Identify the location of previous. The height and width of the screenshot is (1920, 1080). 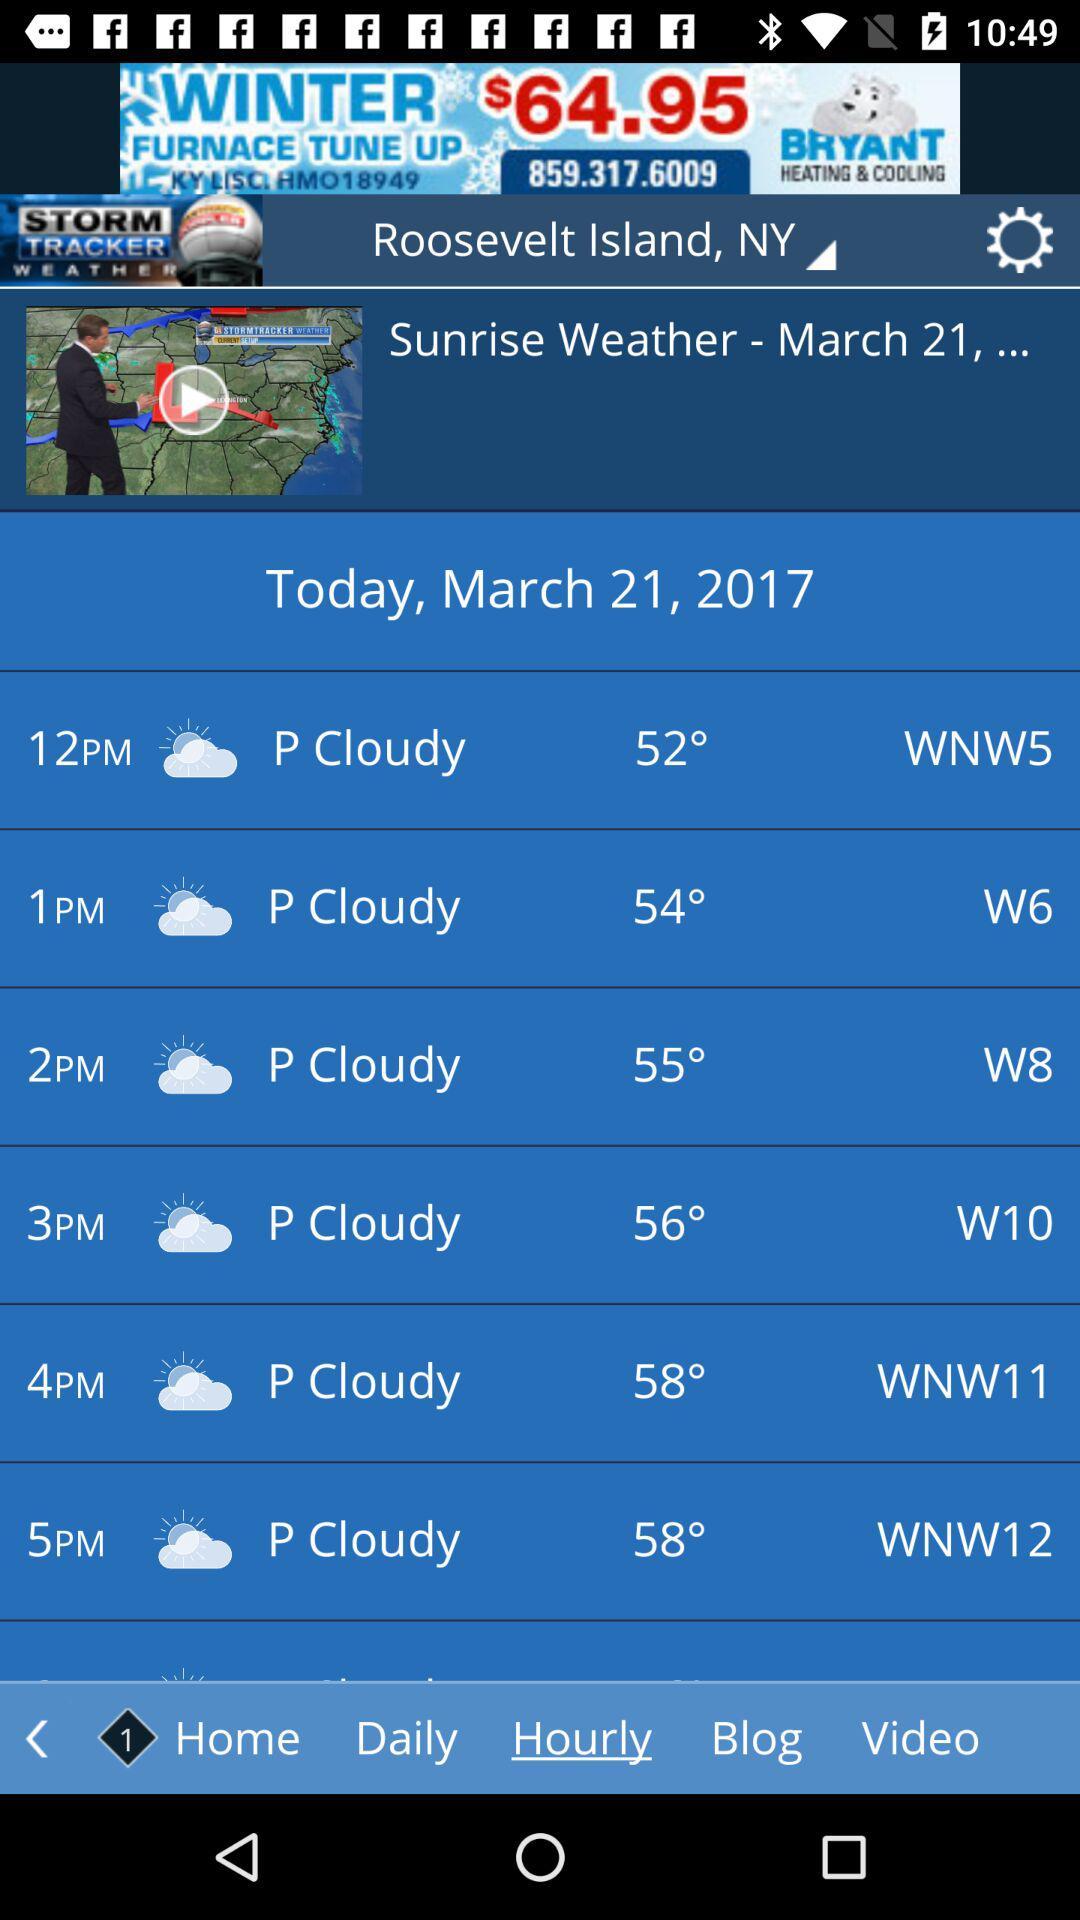
(36, 1737).